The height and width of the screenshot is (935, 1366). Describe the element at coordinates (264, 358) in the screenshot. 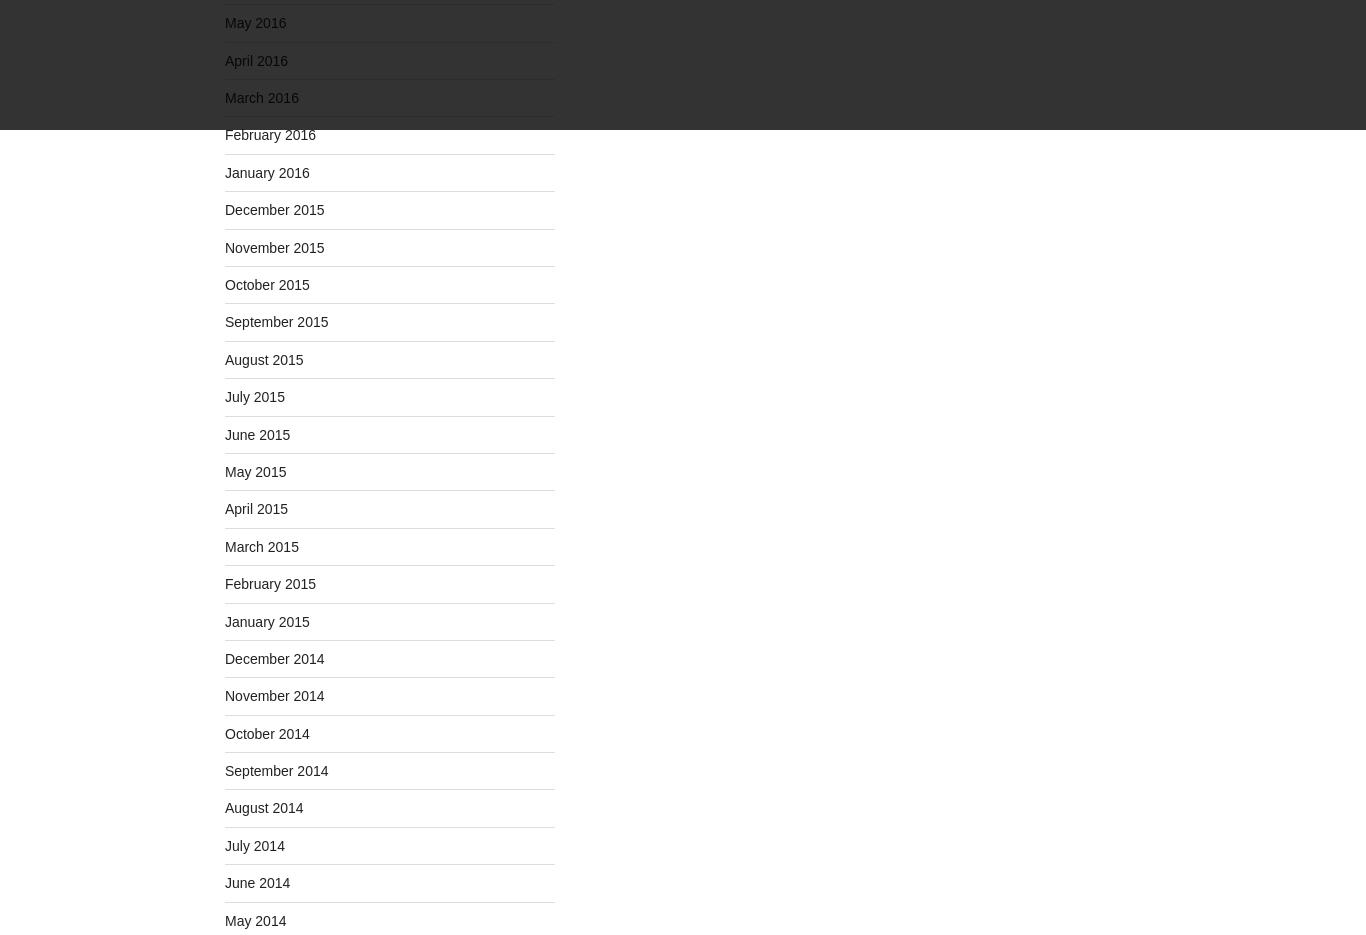

I see `'August 2015'` at that location.